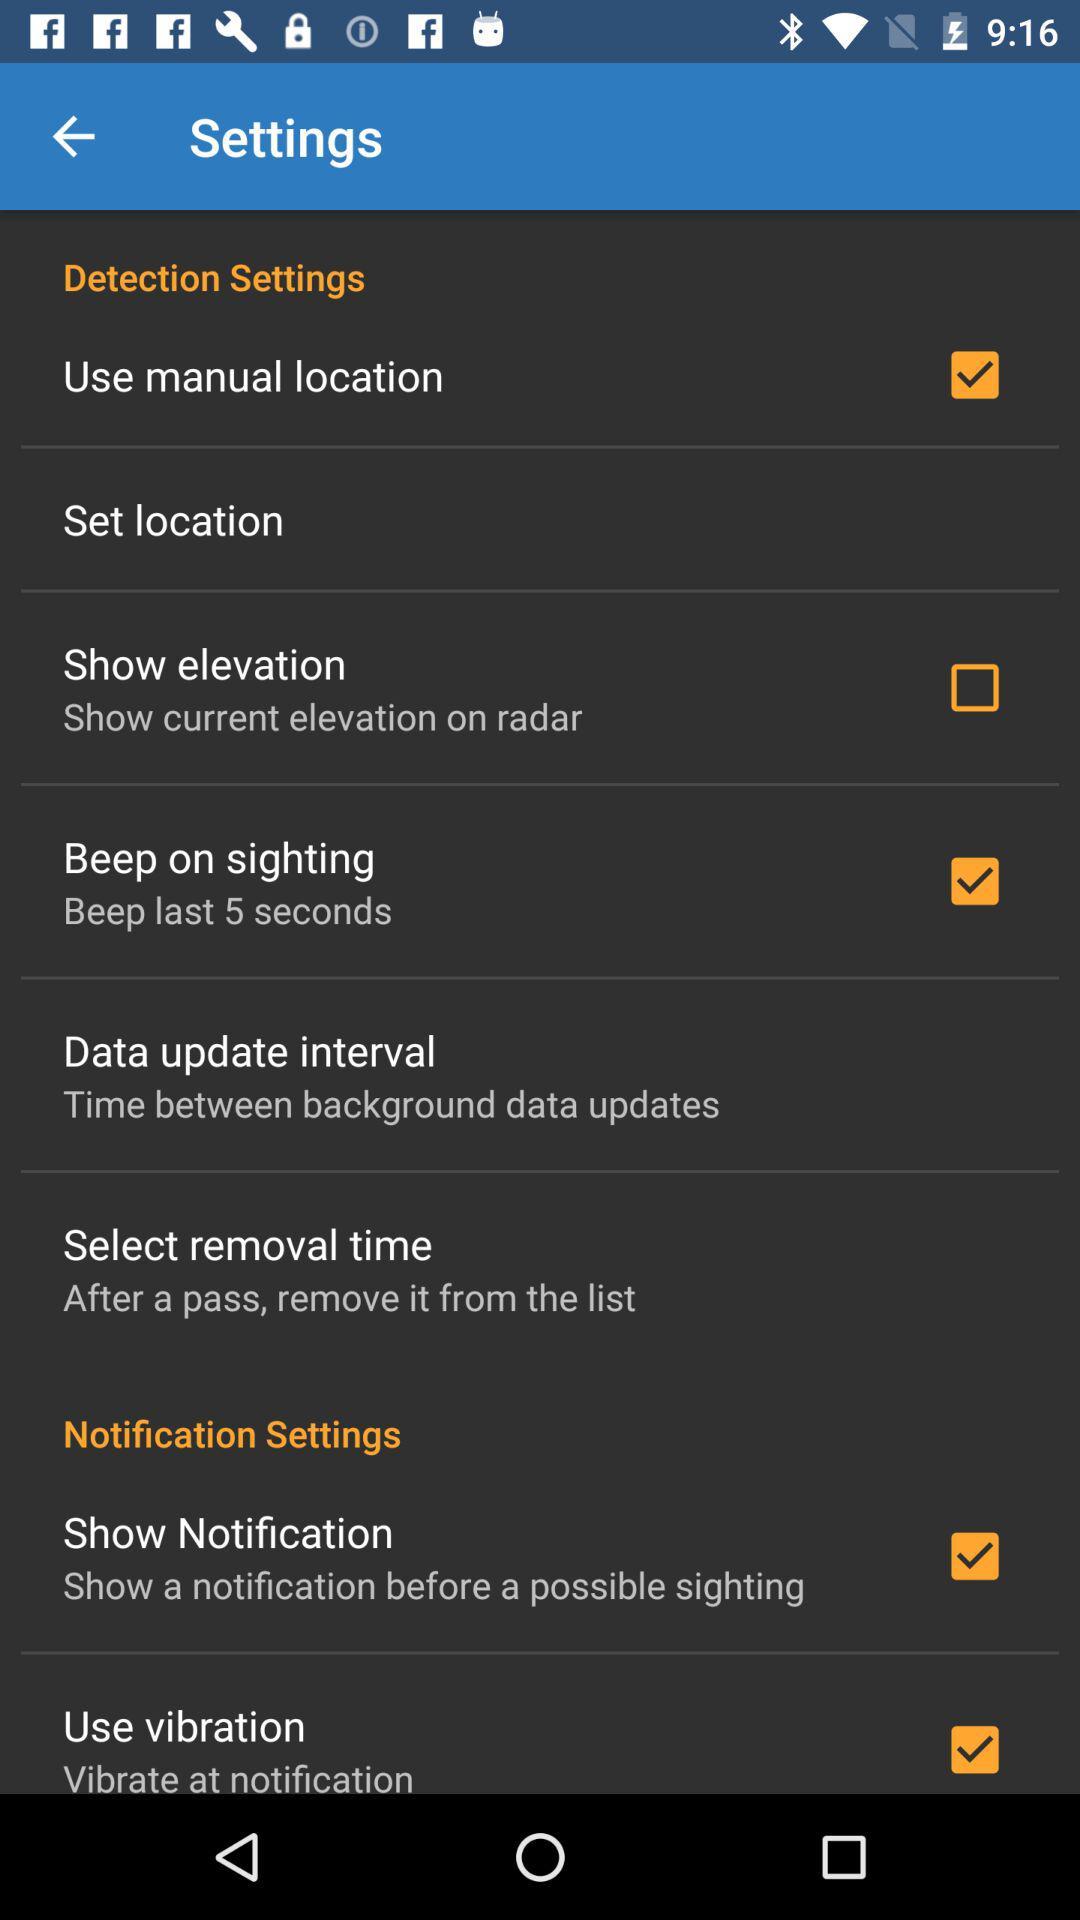 The height and width of the screenshot is (1920, 1080). I want to click on beep on sighting, so click(219, 856).